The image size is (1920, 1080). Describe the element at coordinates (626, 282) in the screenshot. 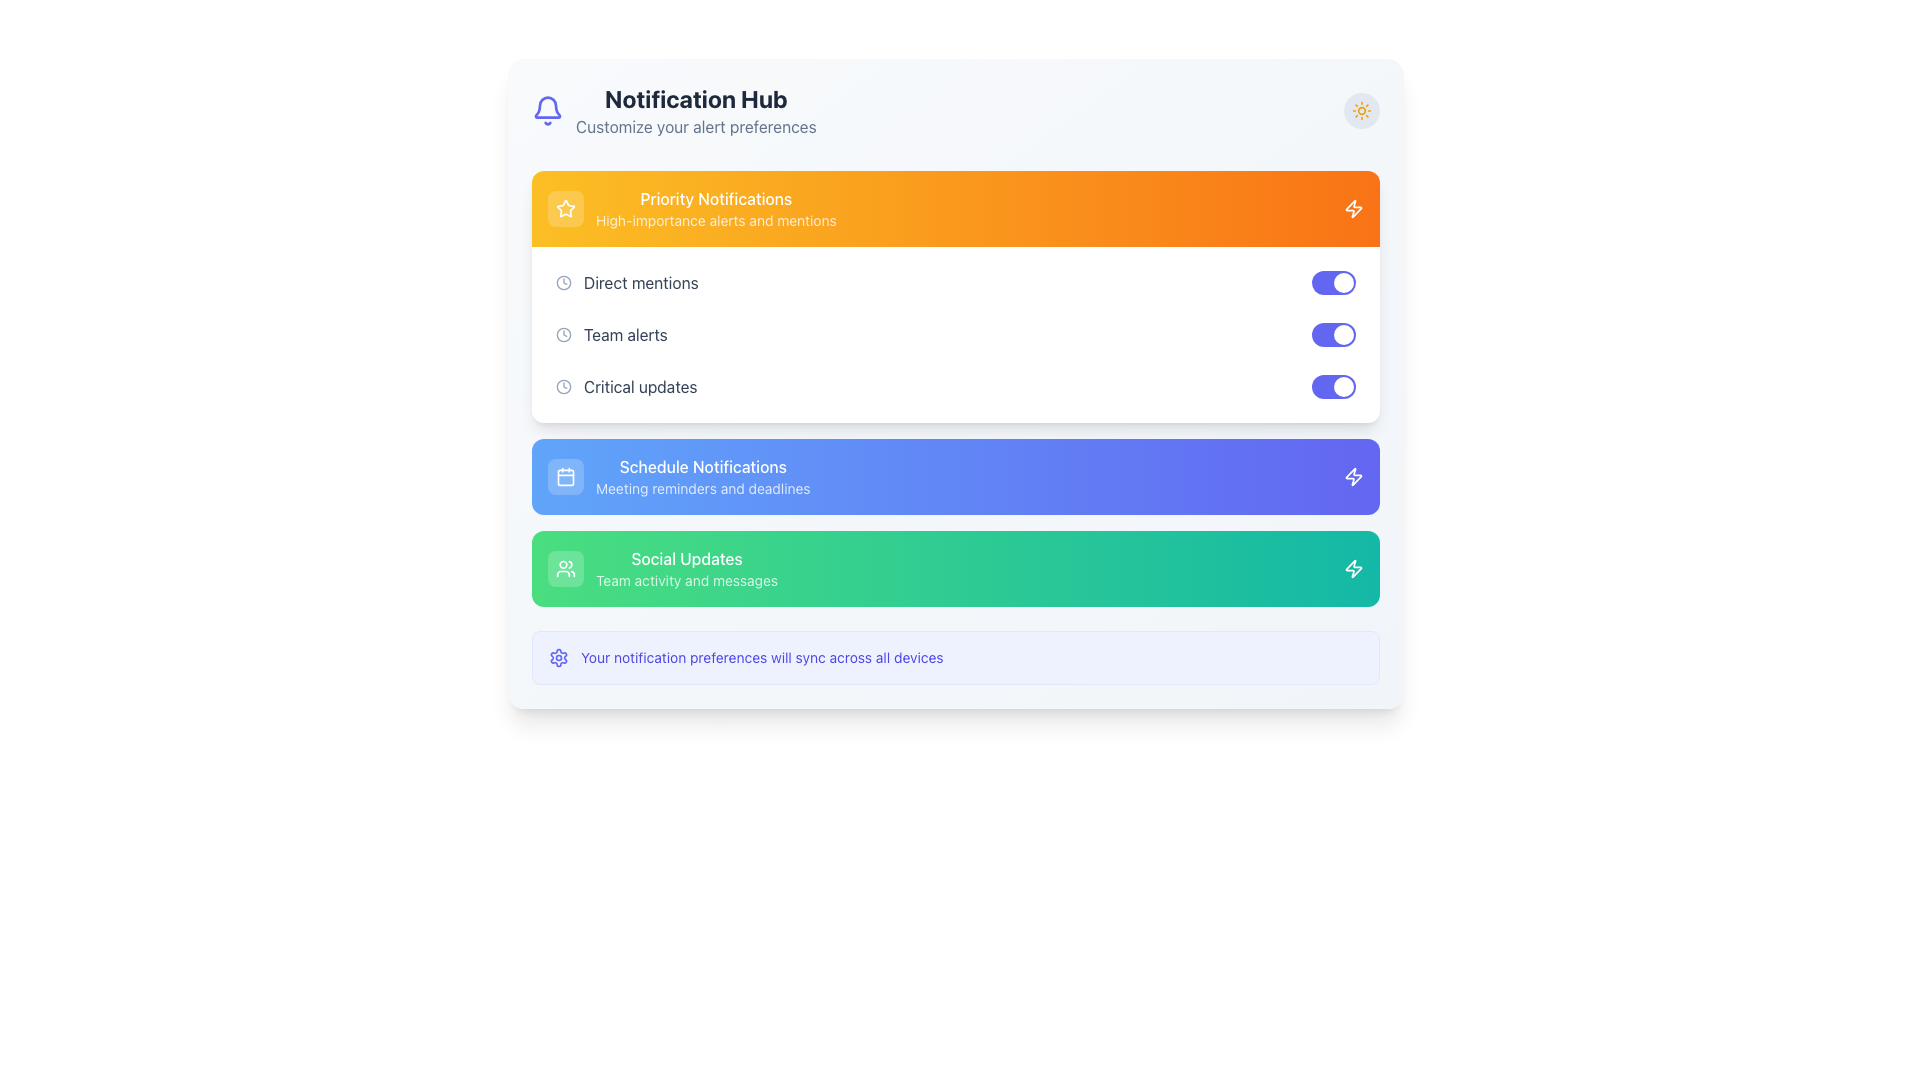

I see `the 'Direct mentions' label or navigation link, which features a clock icon and is the first option under the 'Priority Notifications' section` at that location.